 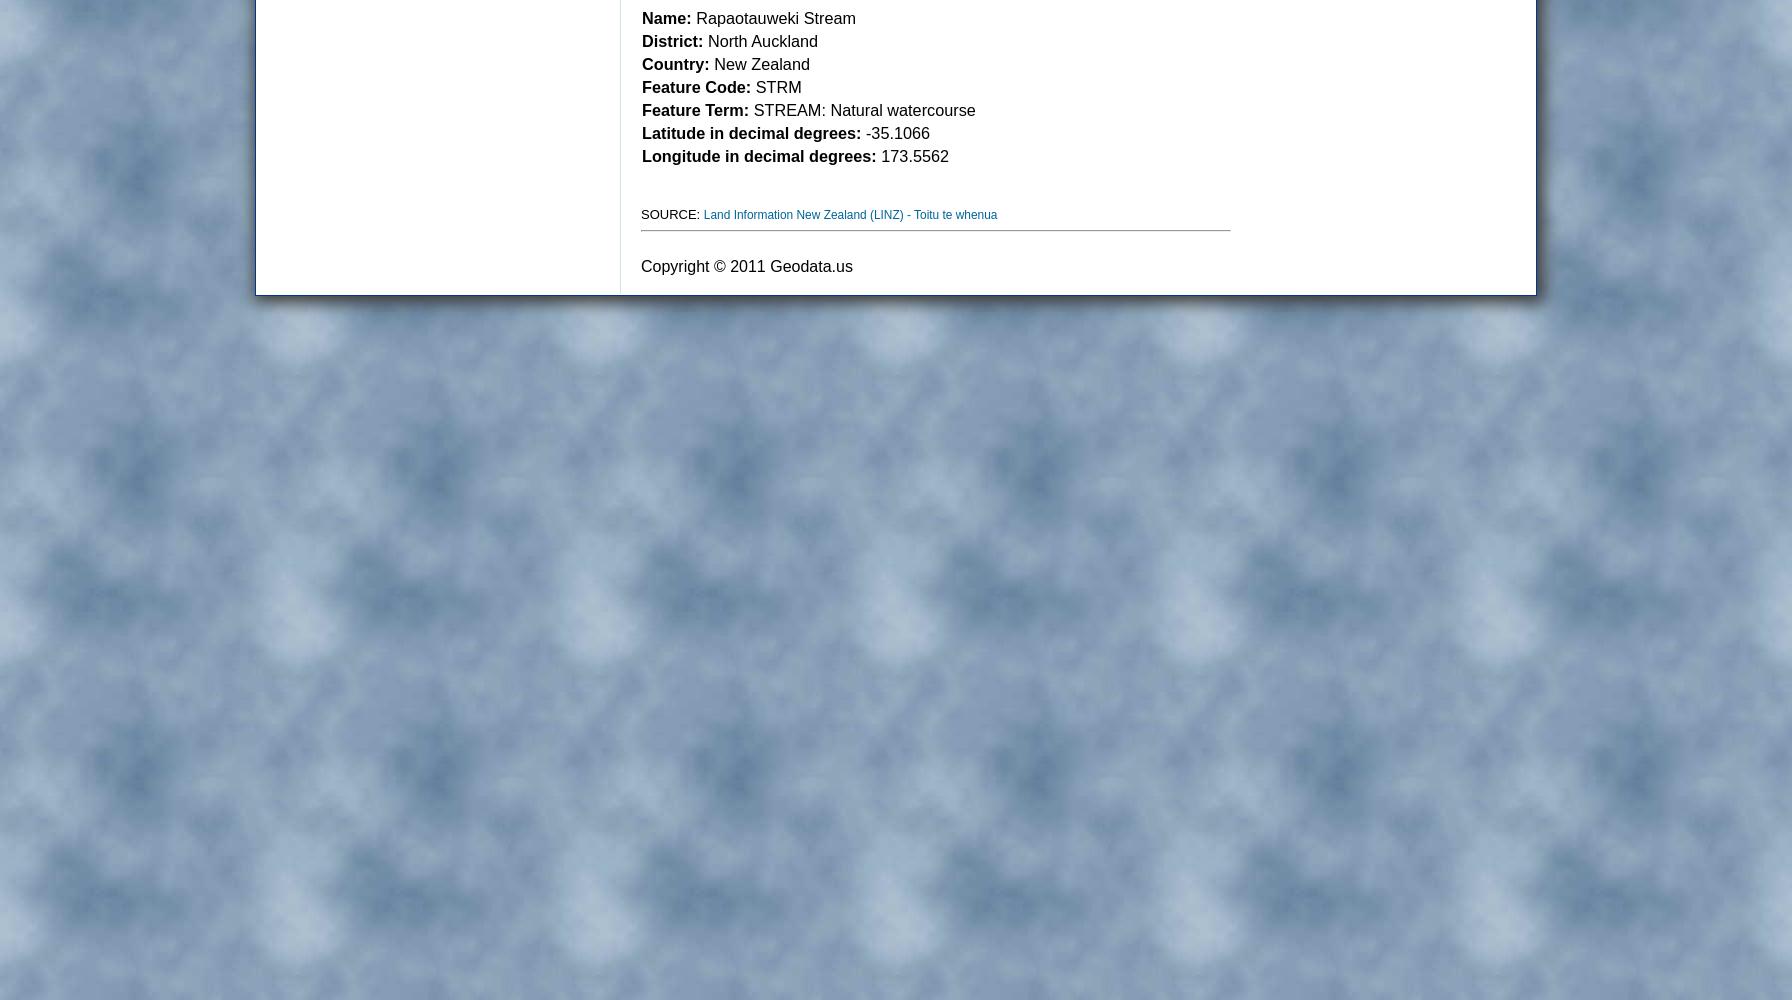 I want to click on 'New Zealand', so click(x=758, y=63).